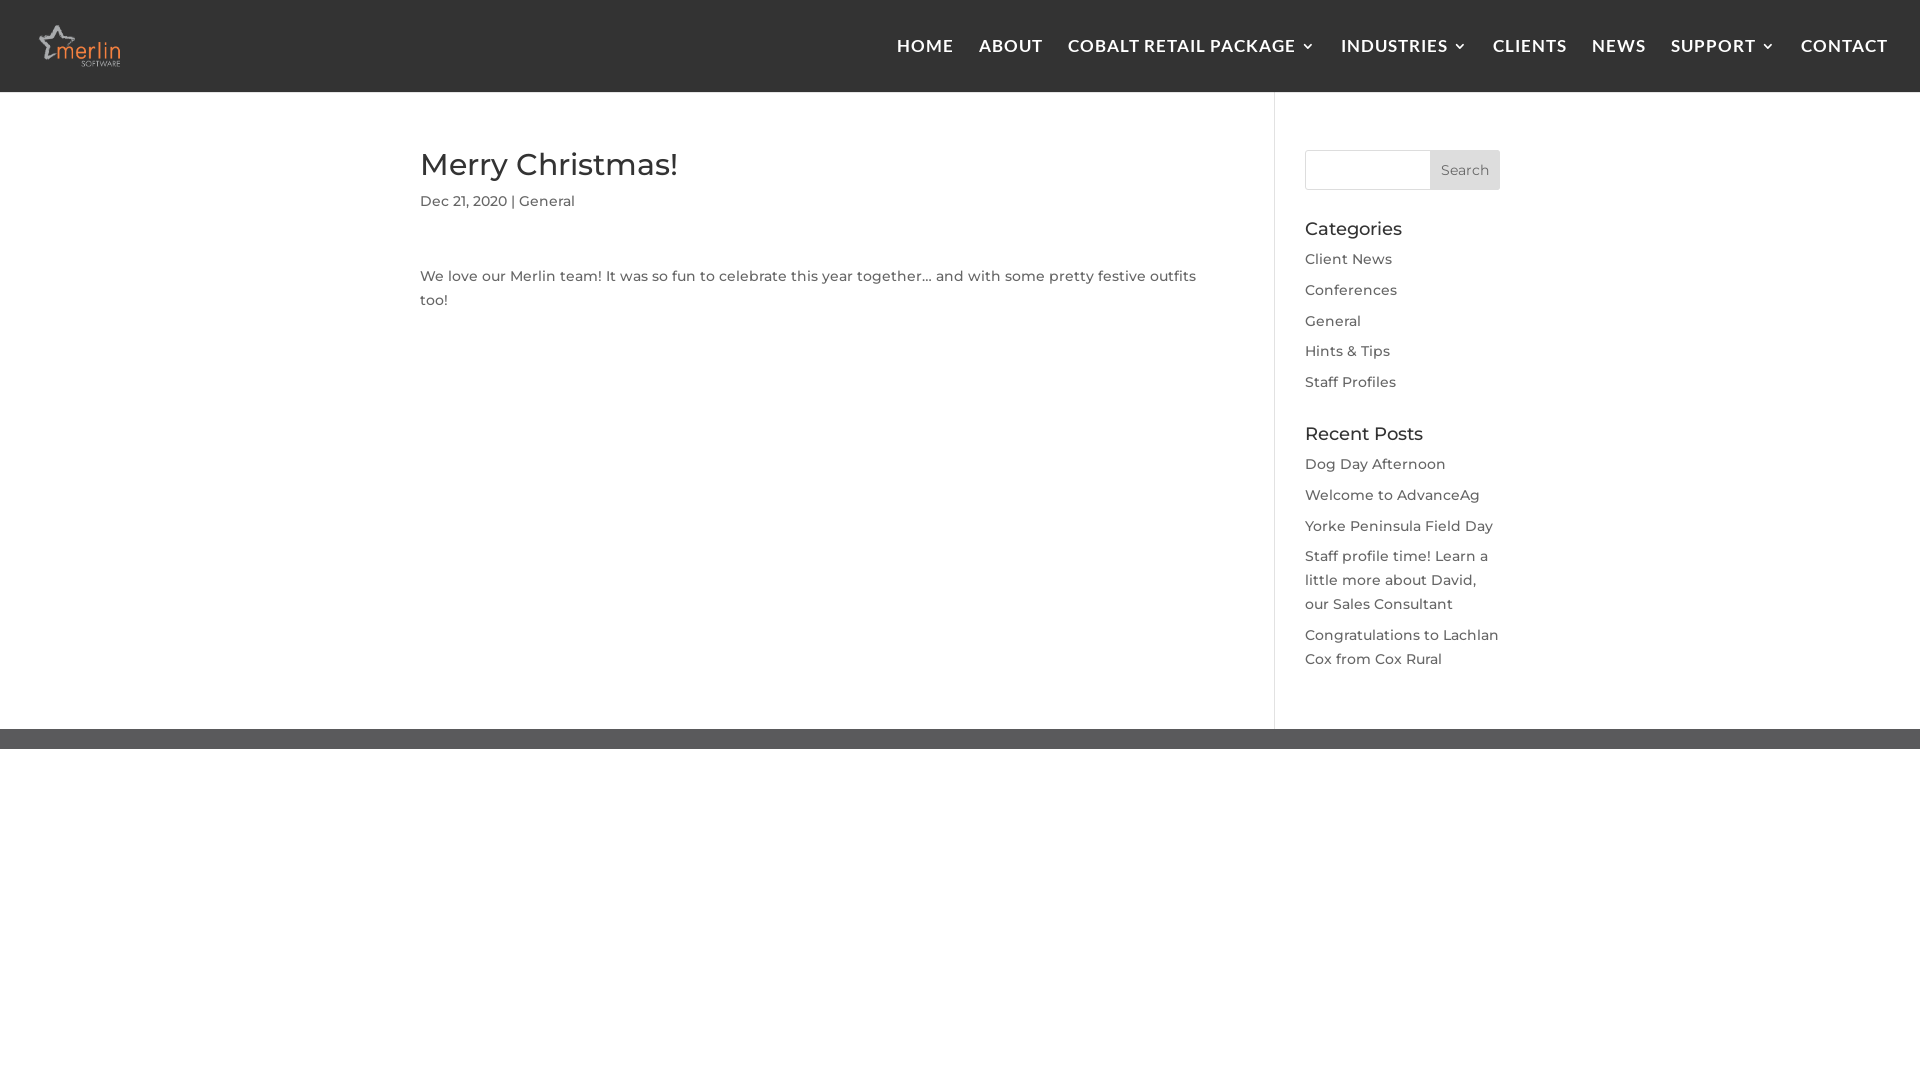 The width and height of the screenshot is (1920, 1080). I want to click on 'Conferences', so click(1305, 289).